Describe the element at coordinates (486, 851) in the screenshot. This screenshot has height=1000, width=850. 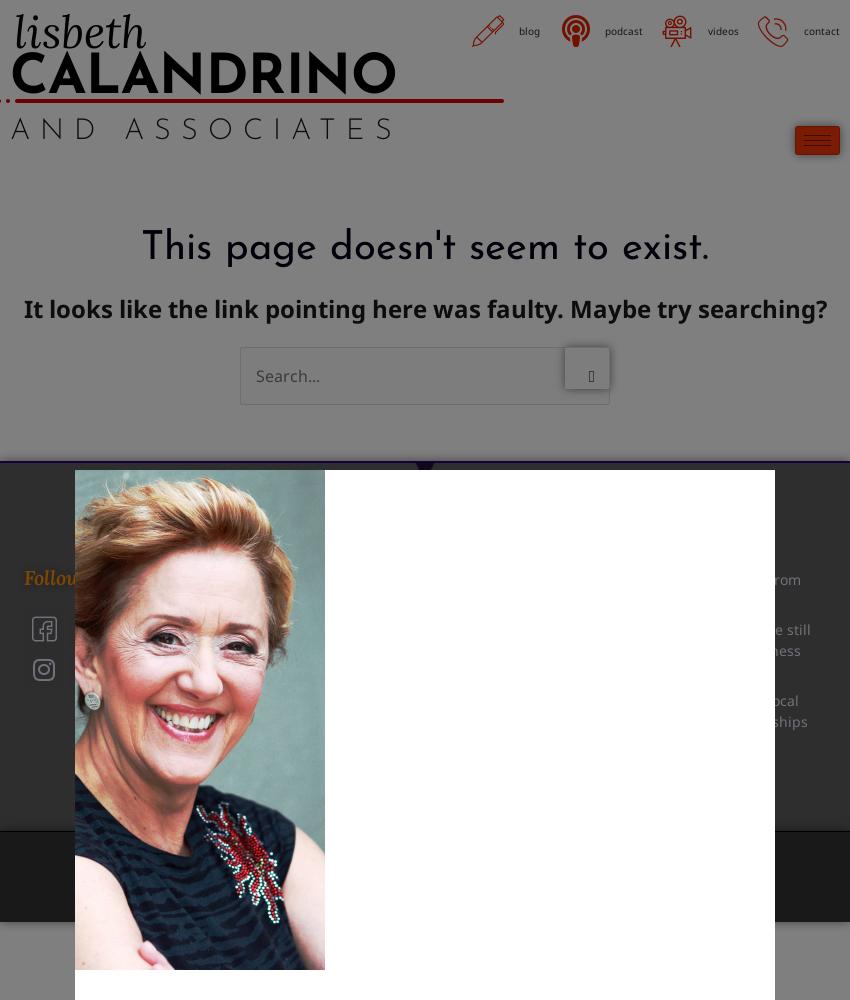
I see `'Site Design by'` at that location.